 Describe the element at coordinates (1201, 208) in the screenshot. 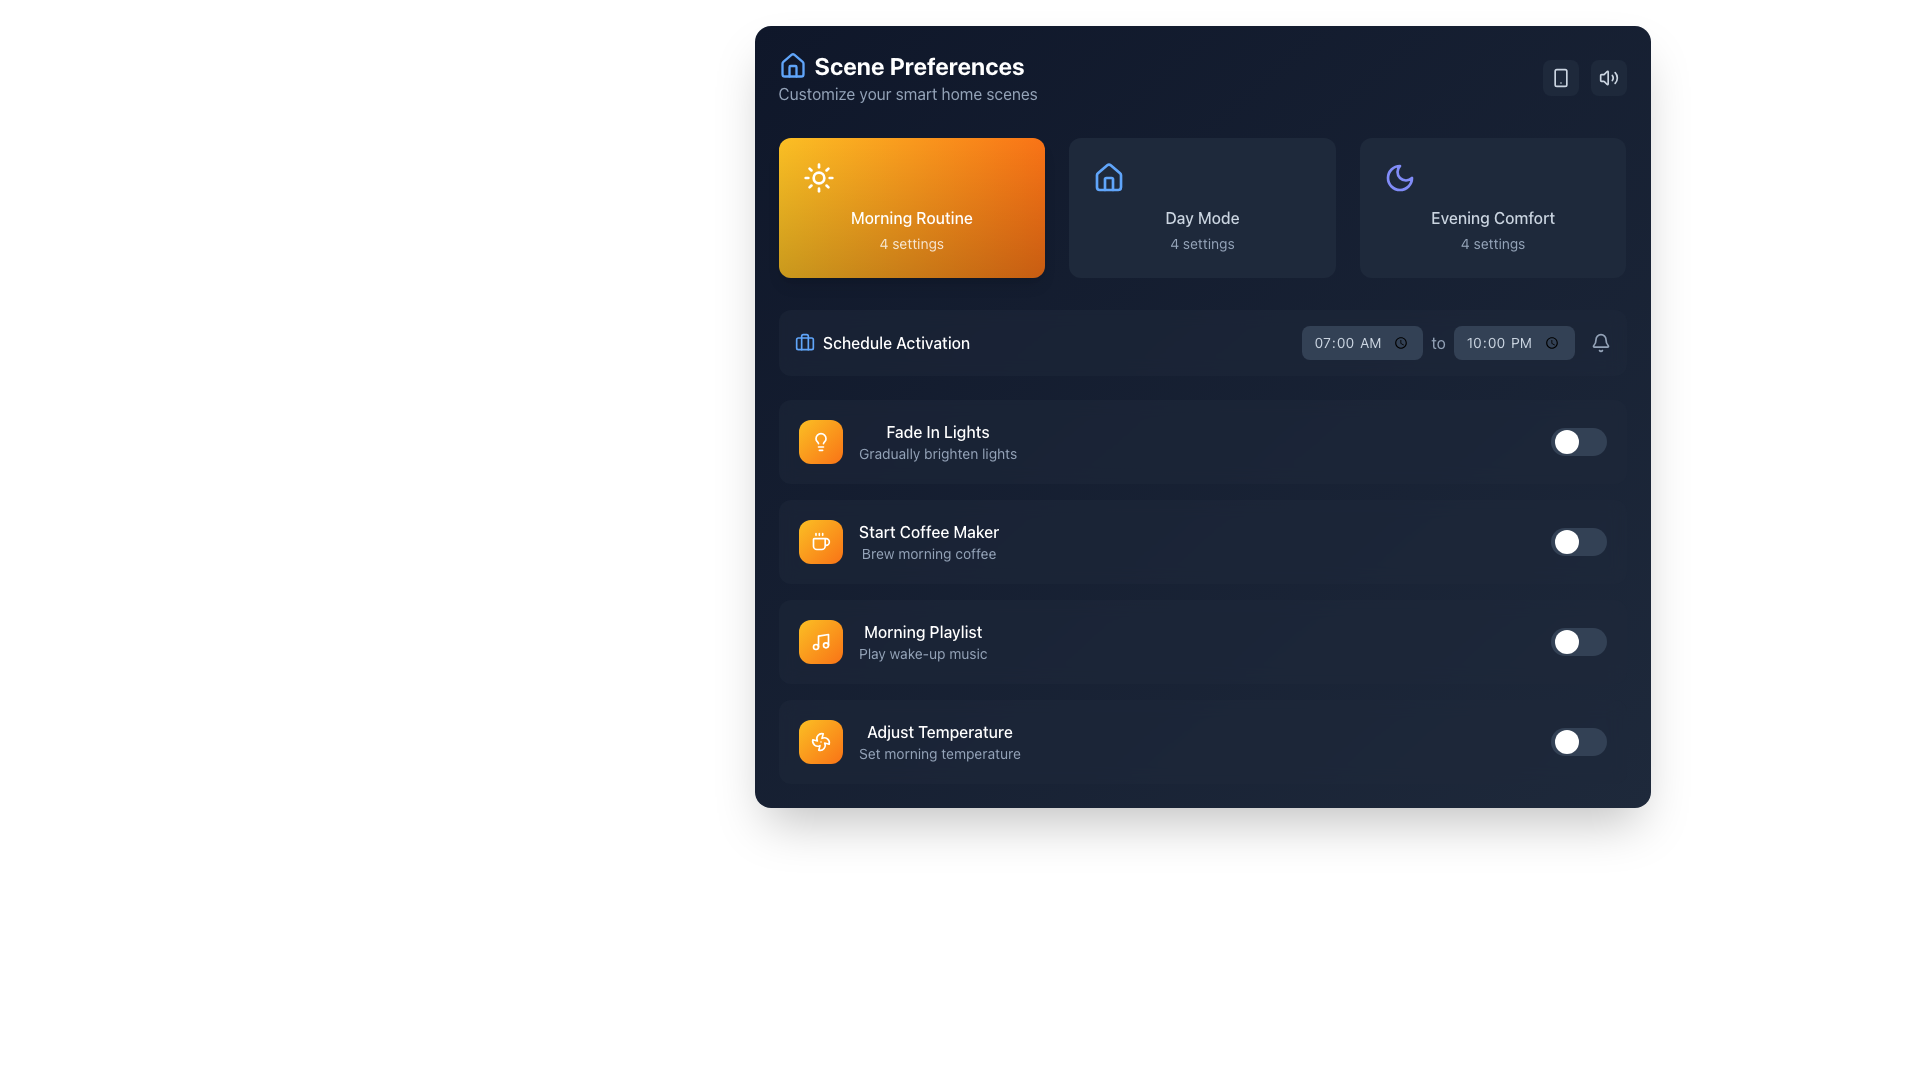

I see `the 'Day Mode' interactive card in the 'Scene Preferences' menu` at that location.